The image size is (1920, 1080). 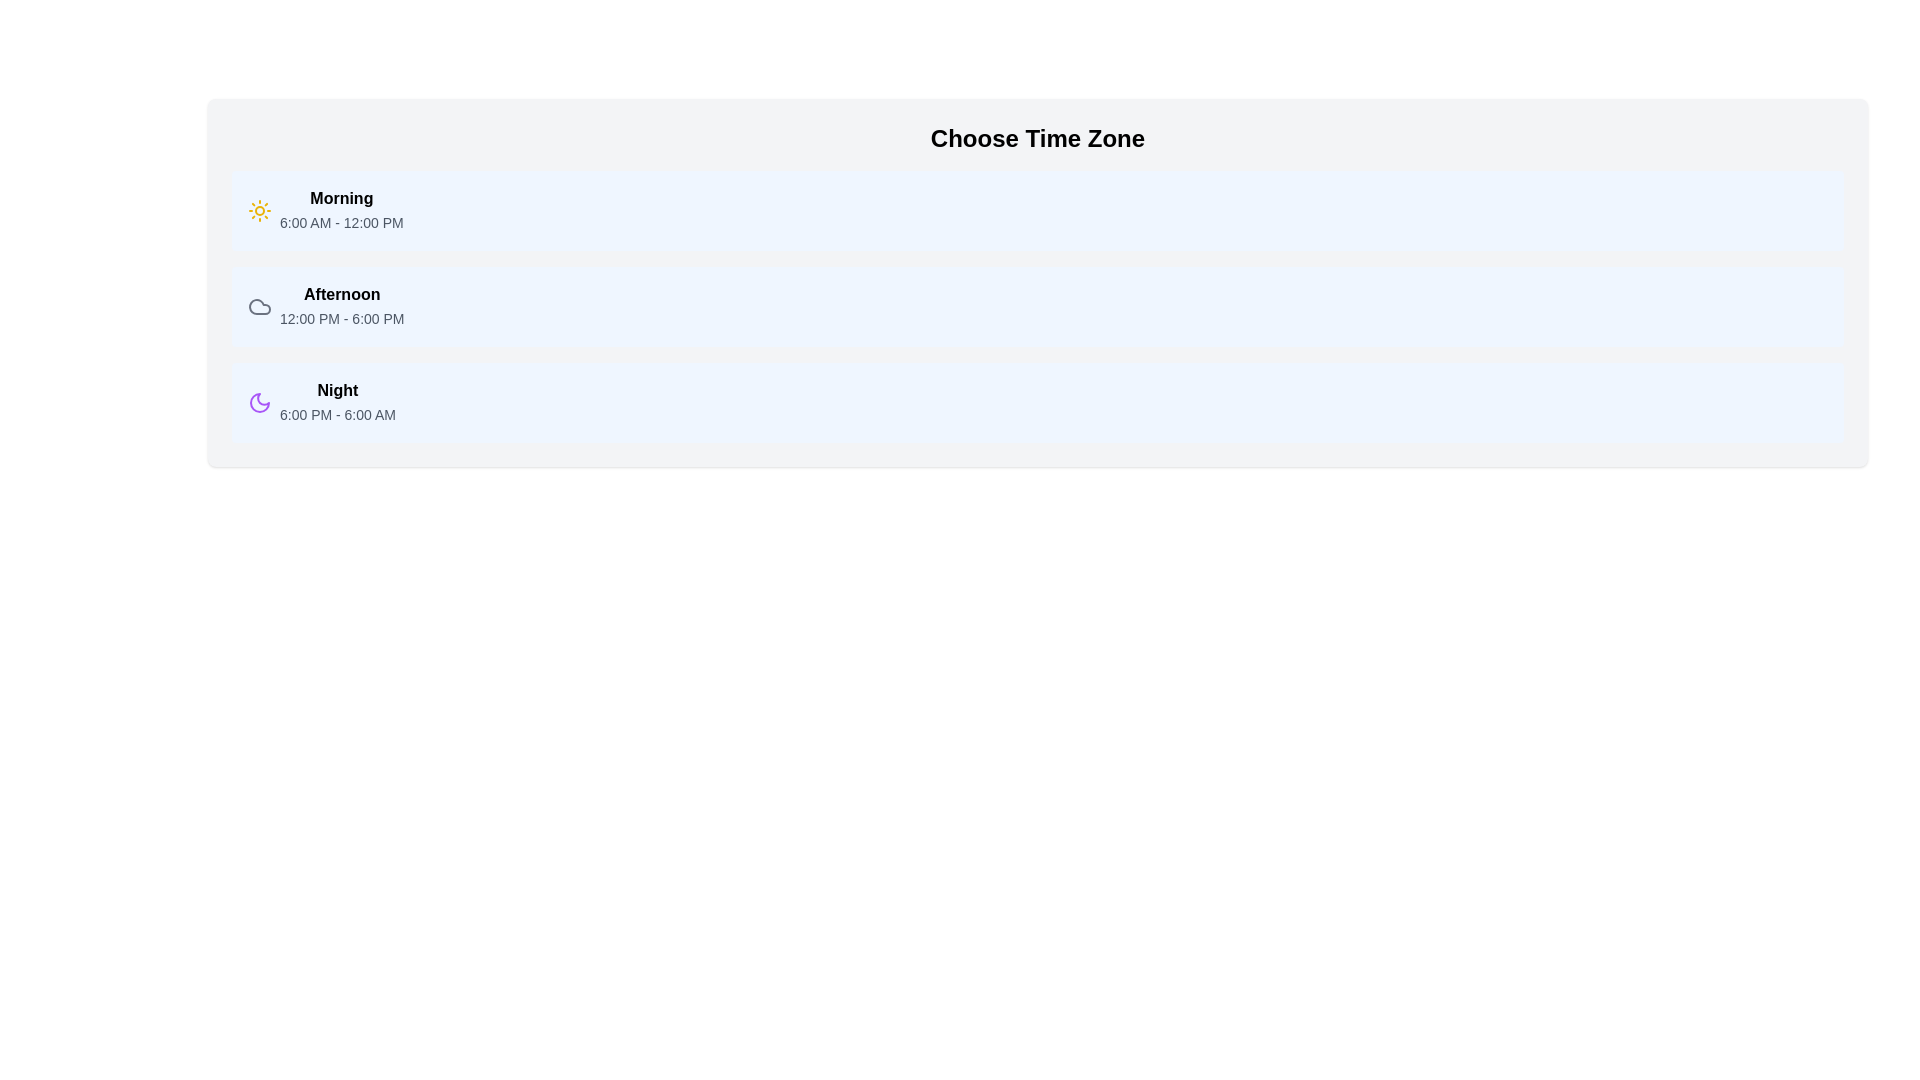 I want to click on the selectable list item labeled 'Afternoon', so click(x=1037, y=307).